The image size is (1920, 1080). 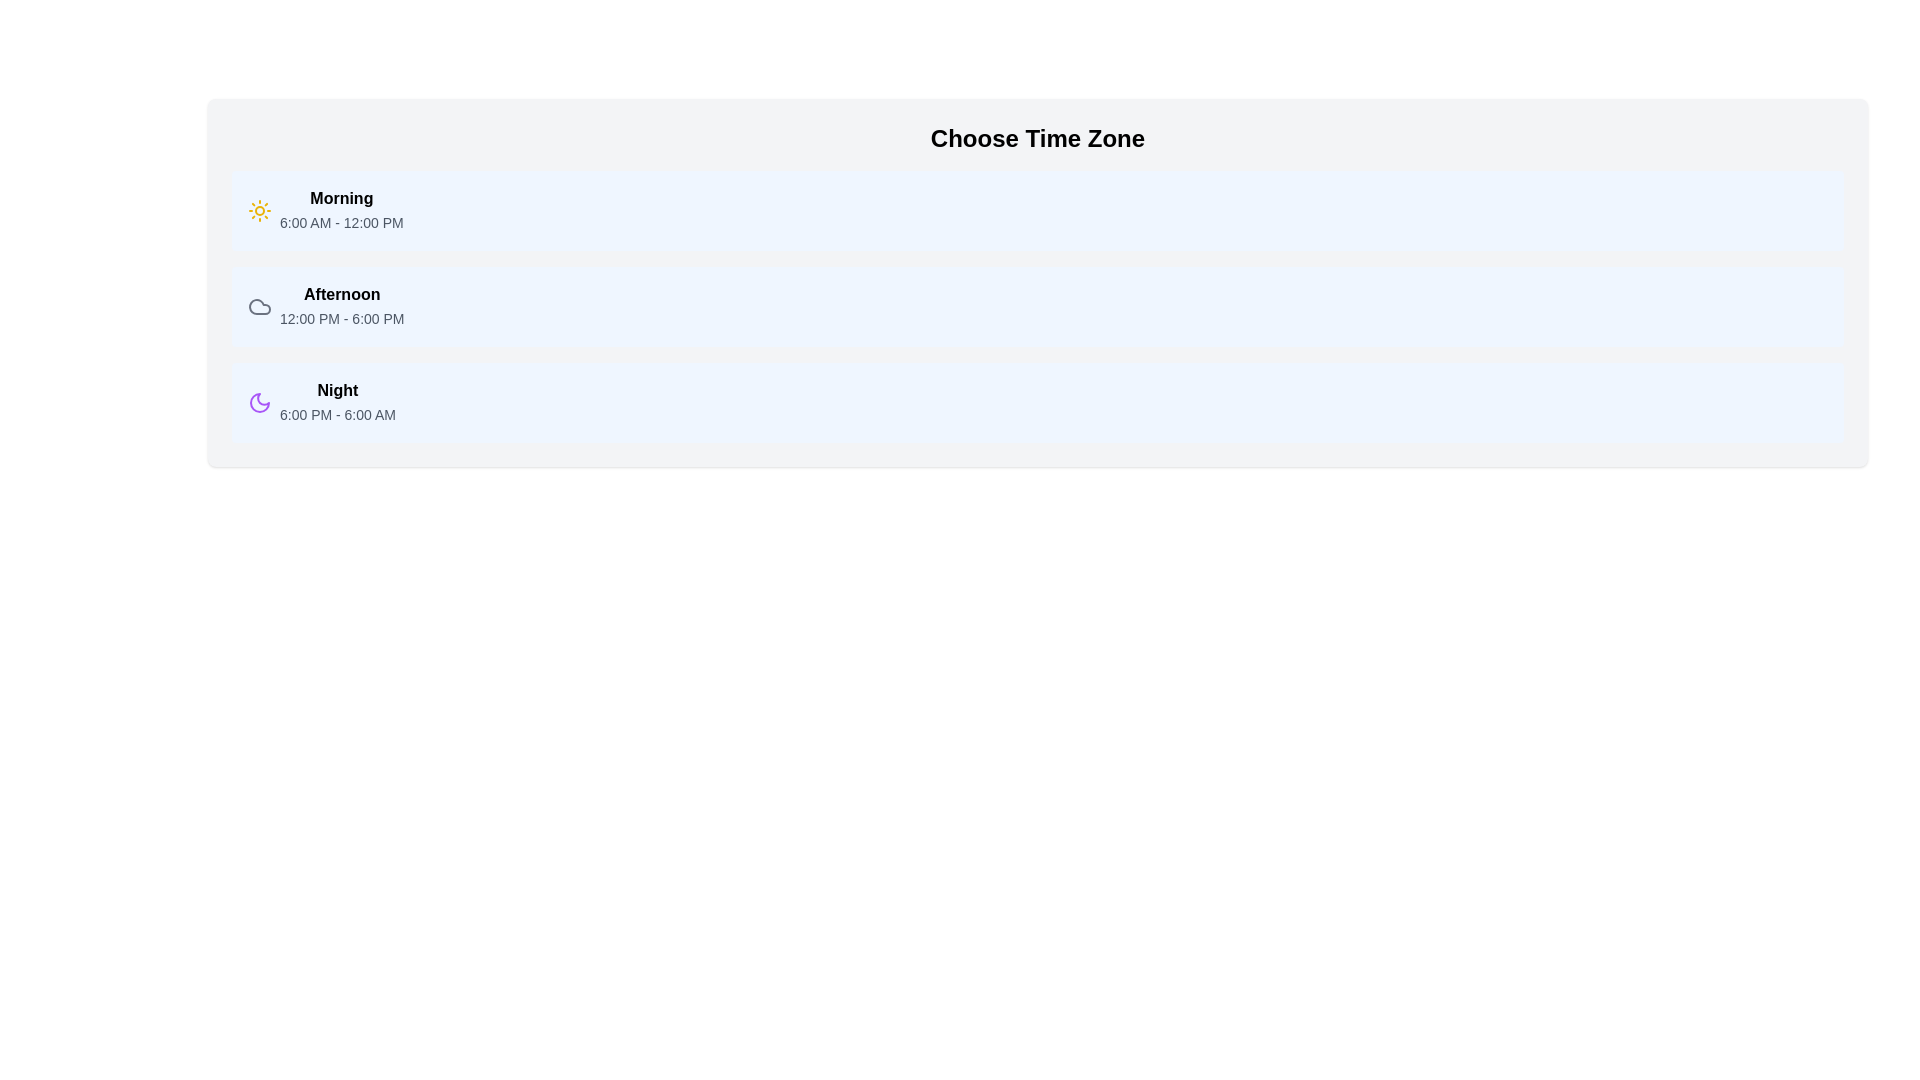 I want to click on the selectable list item labeled 'Afternoon', so click(x=1037, y=307).